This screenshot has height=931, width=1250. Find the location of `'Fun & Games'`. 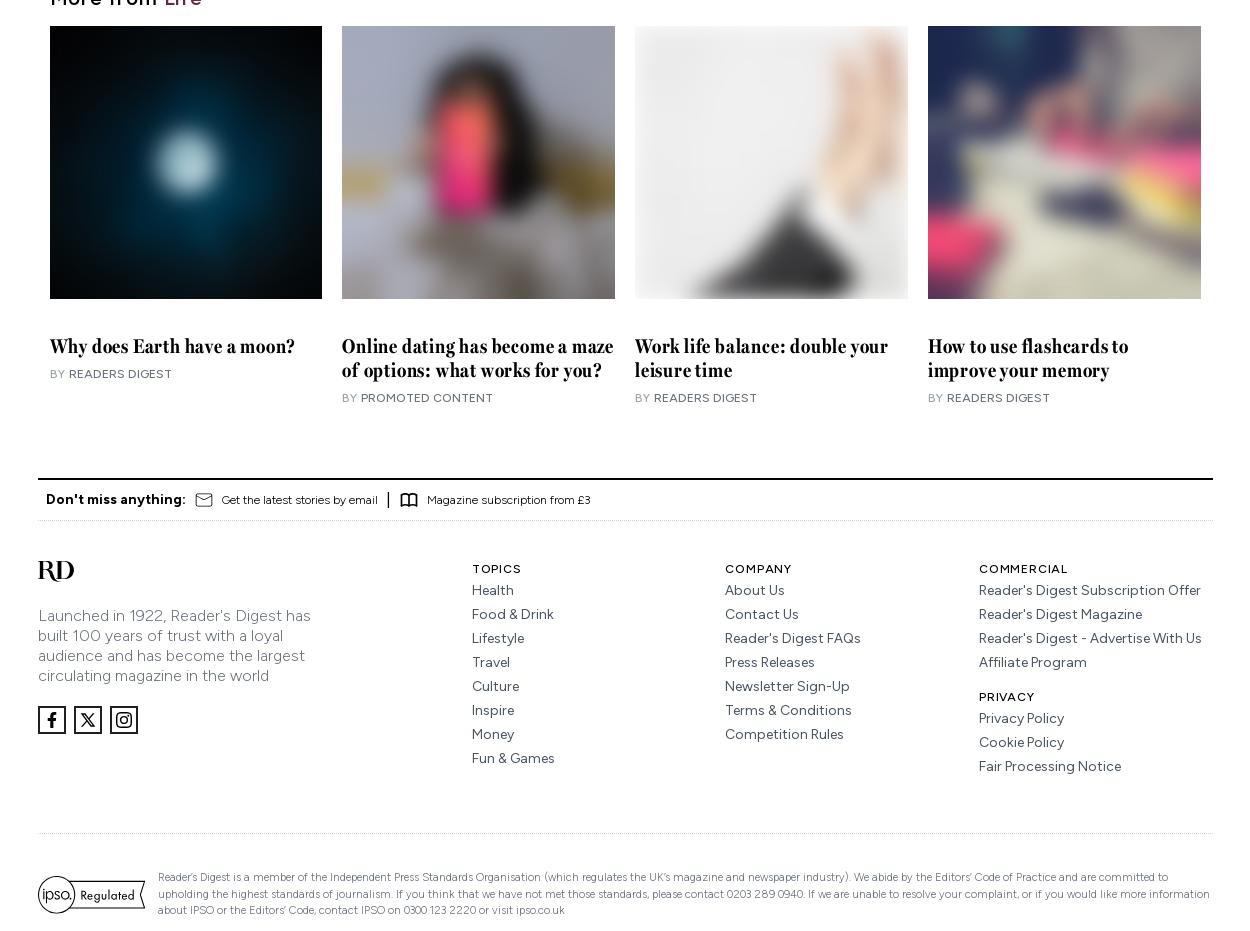

'Fun & Games' is located at coordinates (512, 758).